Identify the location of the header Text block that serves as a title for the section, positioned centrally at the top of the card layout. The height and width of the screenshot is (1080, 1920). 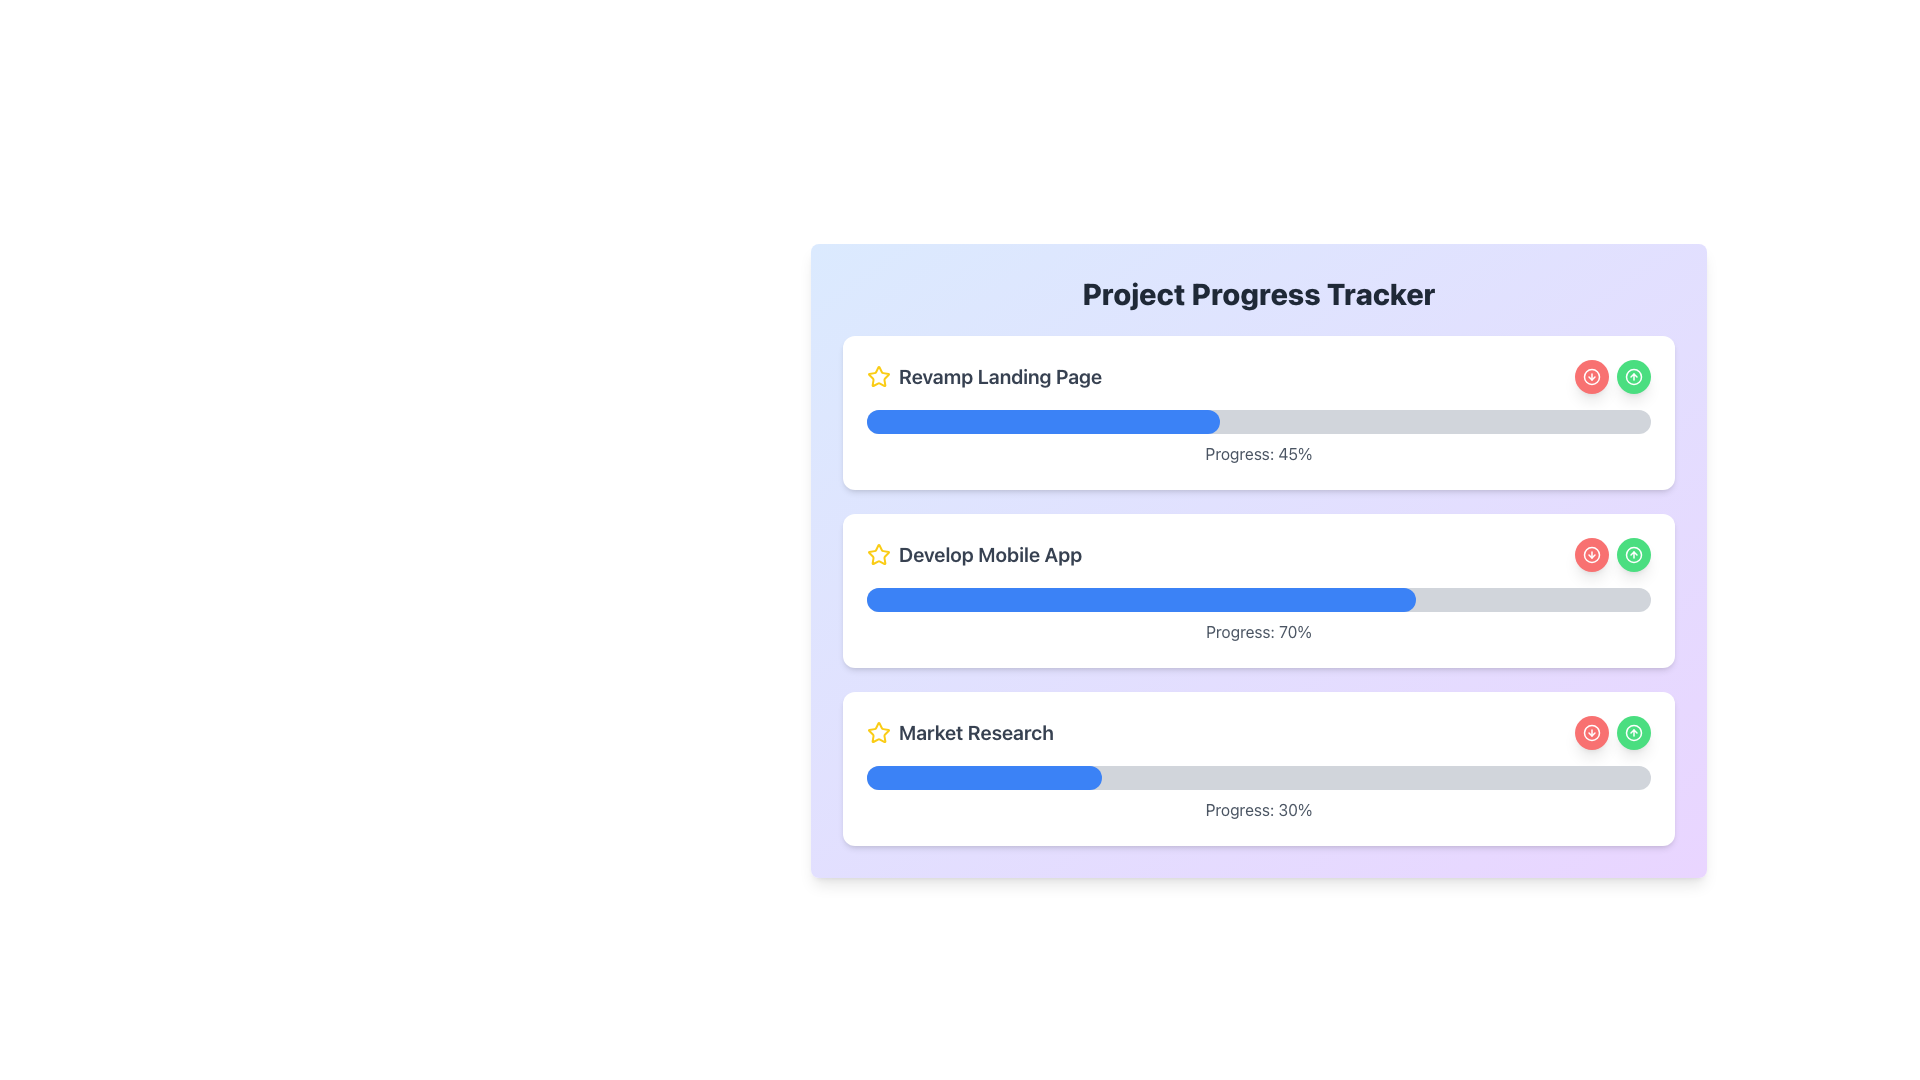
(1257, 293).